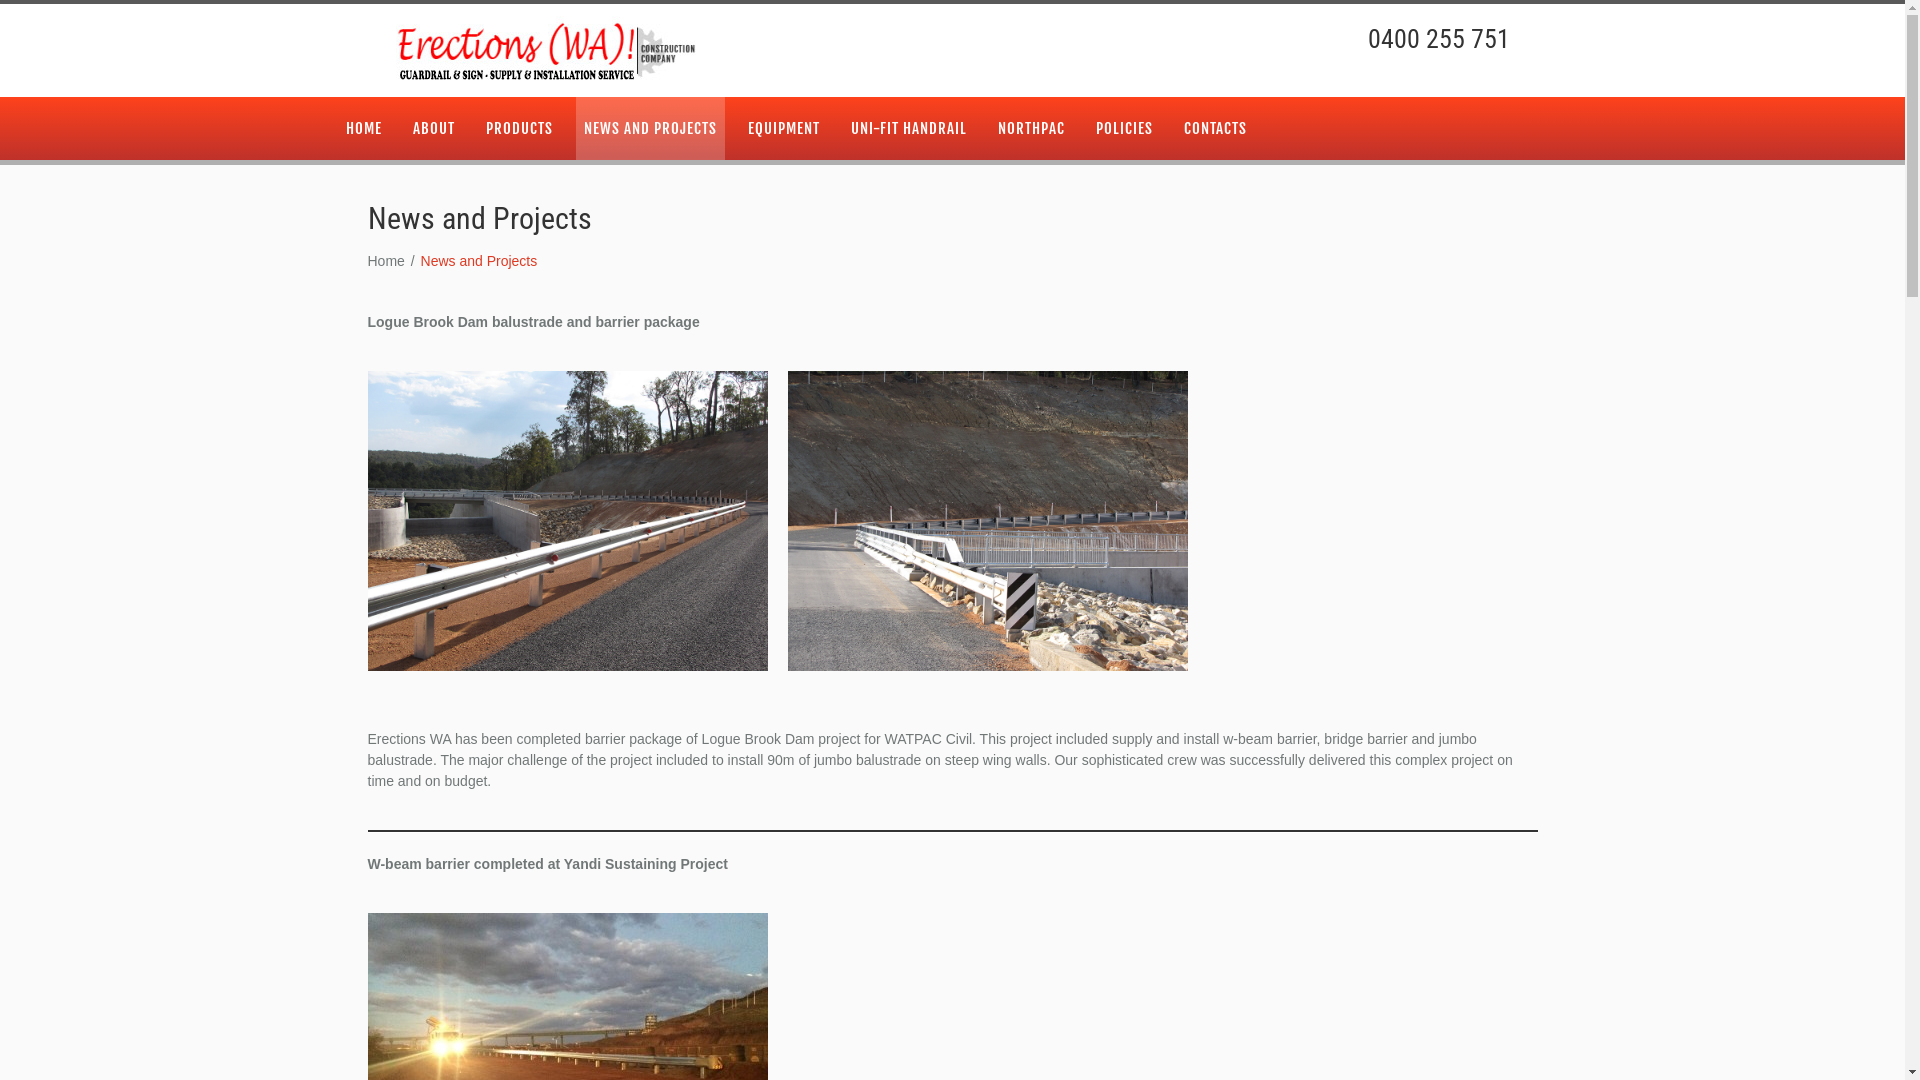 The width and height of the screenshot is (1920, 1080). What do you see at coordinates (402, 128) in the screenshot?
I see `'ABOUT'` at bounding box center [402, 128].